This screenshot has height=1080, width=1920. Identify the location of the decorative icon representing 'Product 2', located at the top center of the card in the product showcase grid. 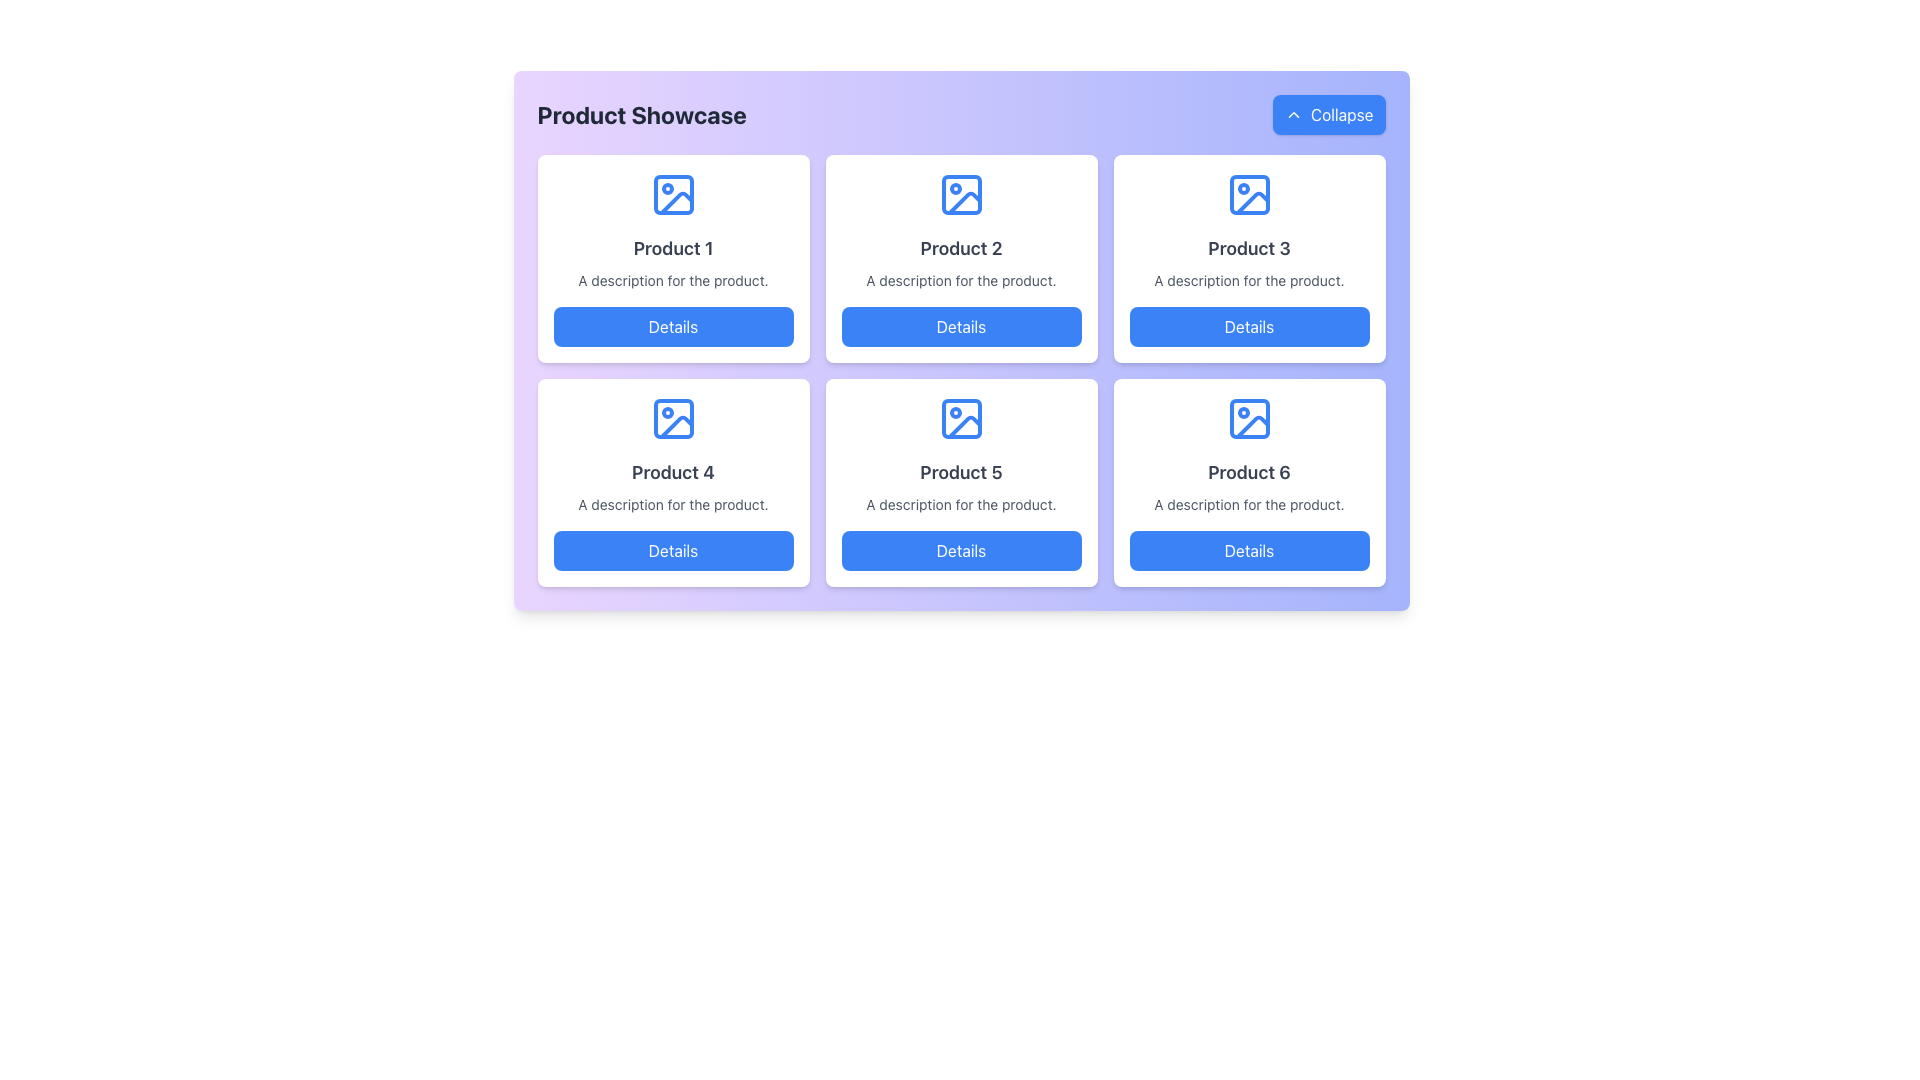
(961, 195).